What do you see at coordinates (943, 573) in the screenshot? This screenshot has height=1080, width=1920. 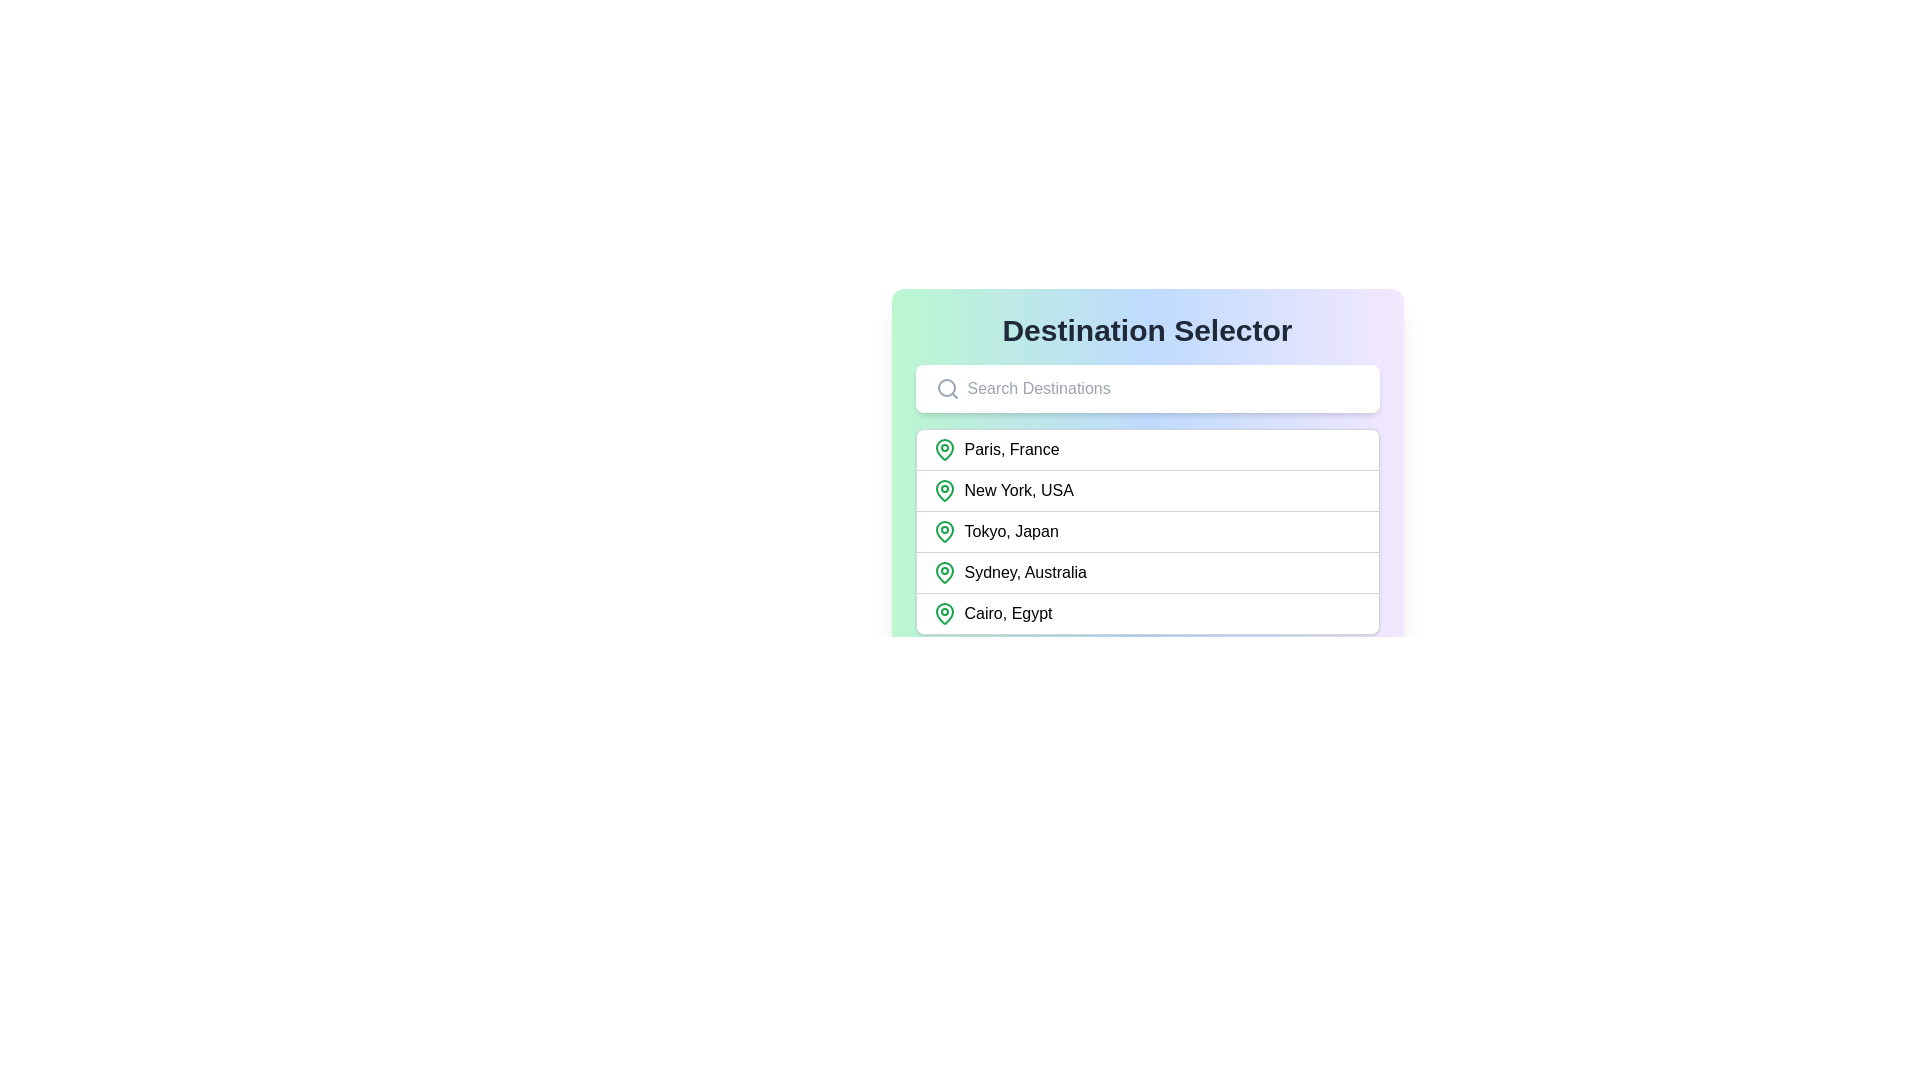 I see `the Map Pin Icon that visually identifies the 'Sydney, Australia' destination entry in the list` at bounding box center [943, 573].